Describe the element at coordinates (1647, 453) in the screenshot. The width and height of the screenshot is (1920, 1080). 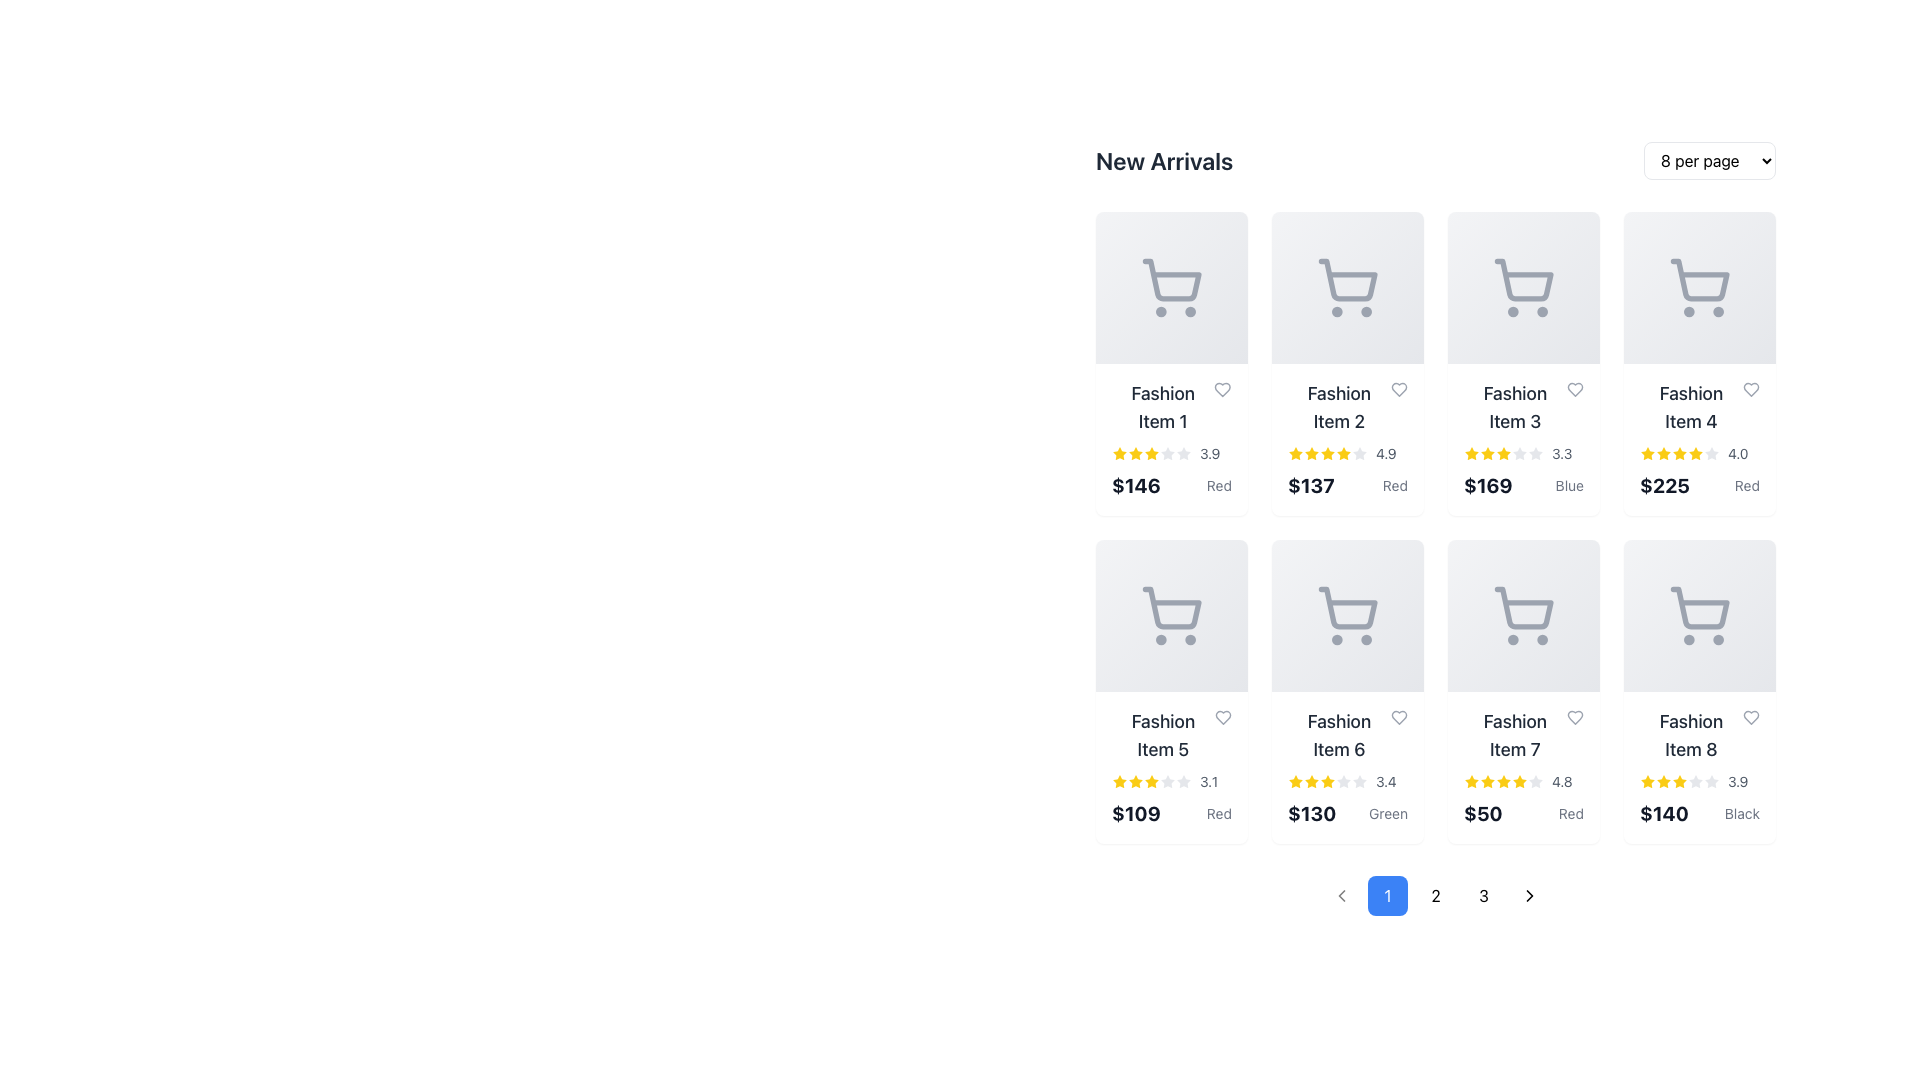
I see `the yellow star icon representing the rating for 'Fashion Item 4'` at that location.